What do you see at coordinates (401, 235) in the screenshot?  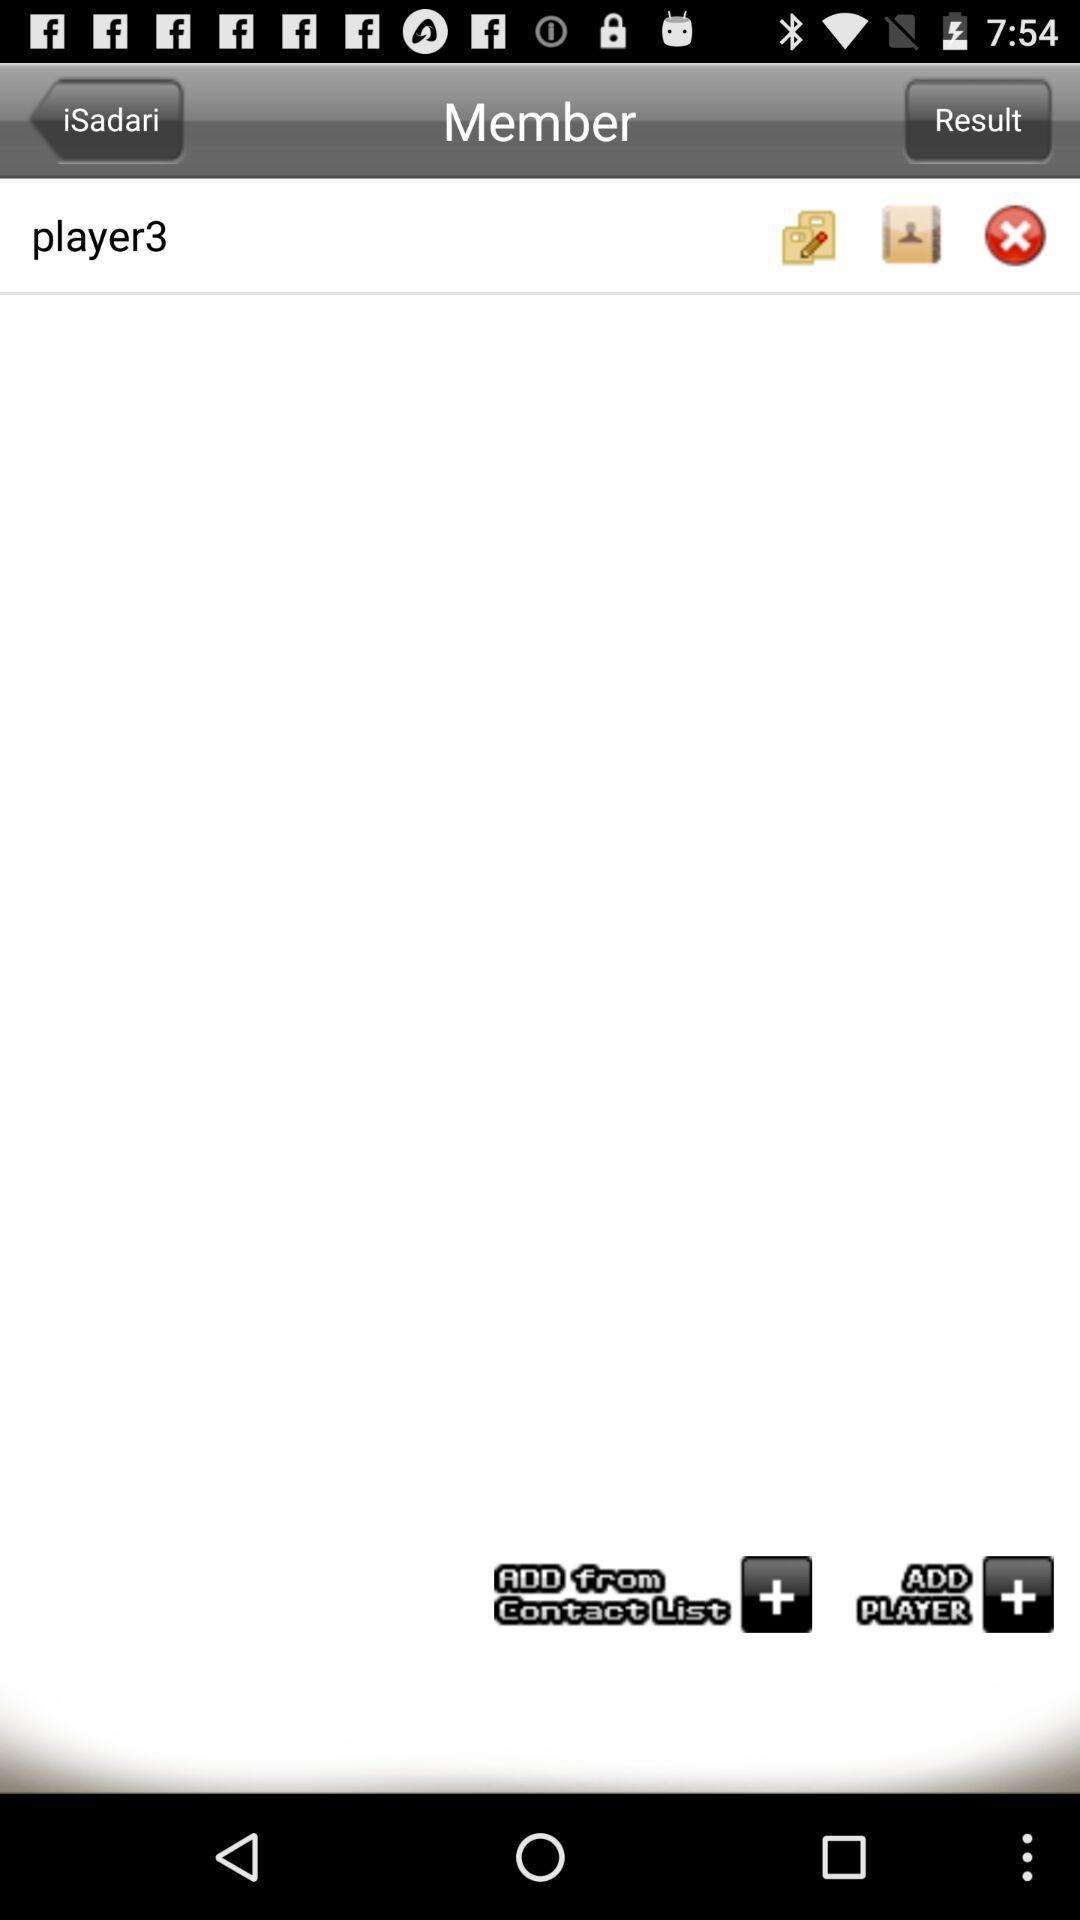 I see `player3 icon` at bounding box center [401, 235].